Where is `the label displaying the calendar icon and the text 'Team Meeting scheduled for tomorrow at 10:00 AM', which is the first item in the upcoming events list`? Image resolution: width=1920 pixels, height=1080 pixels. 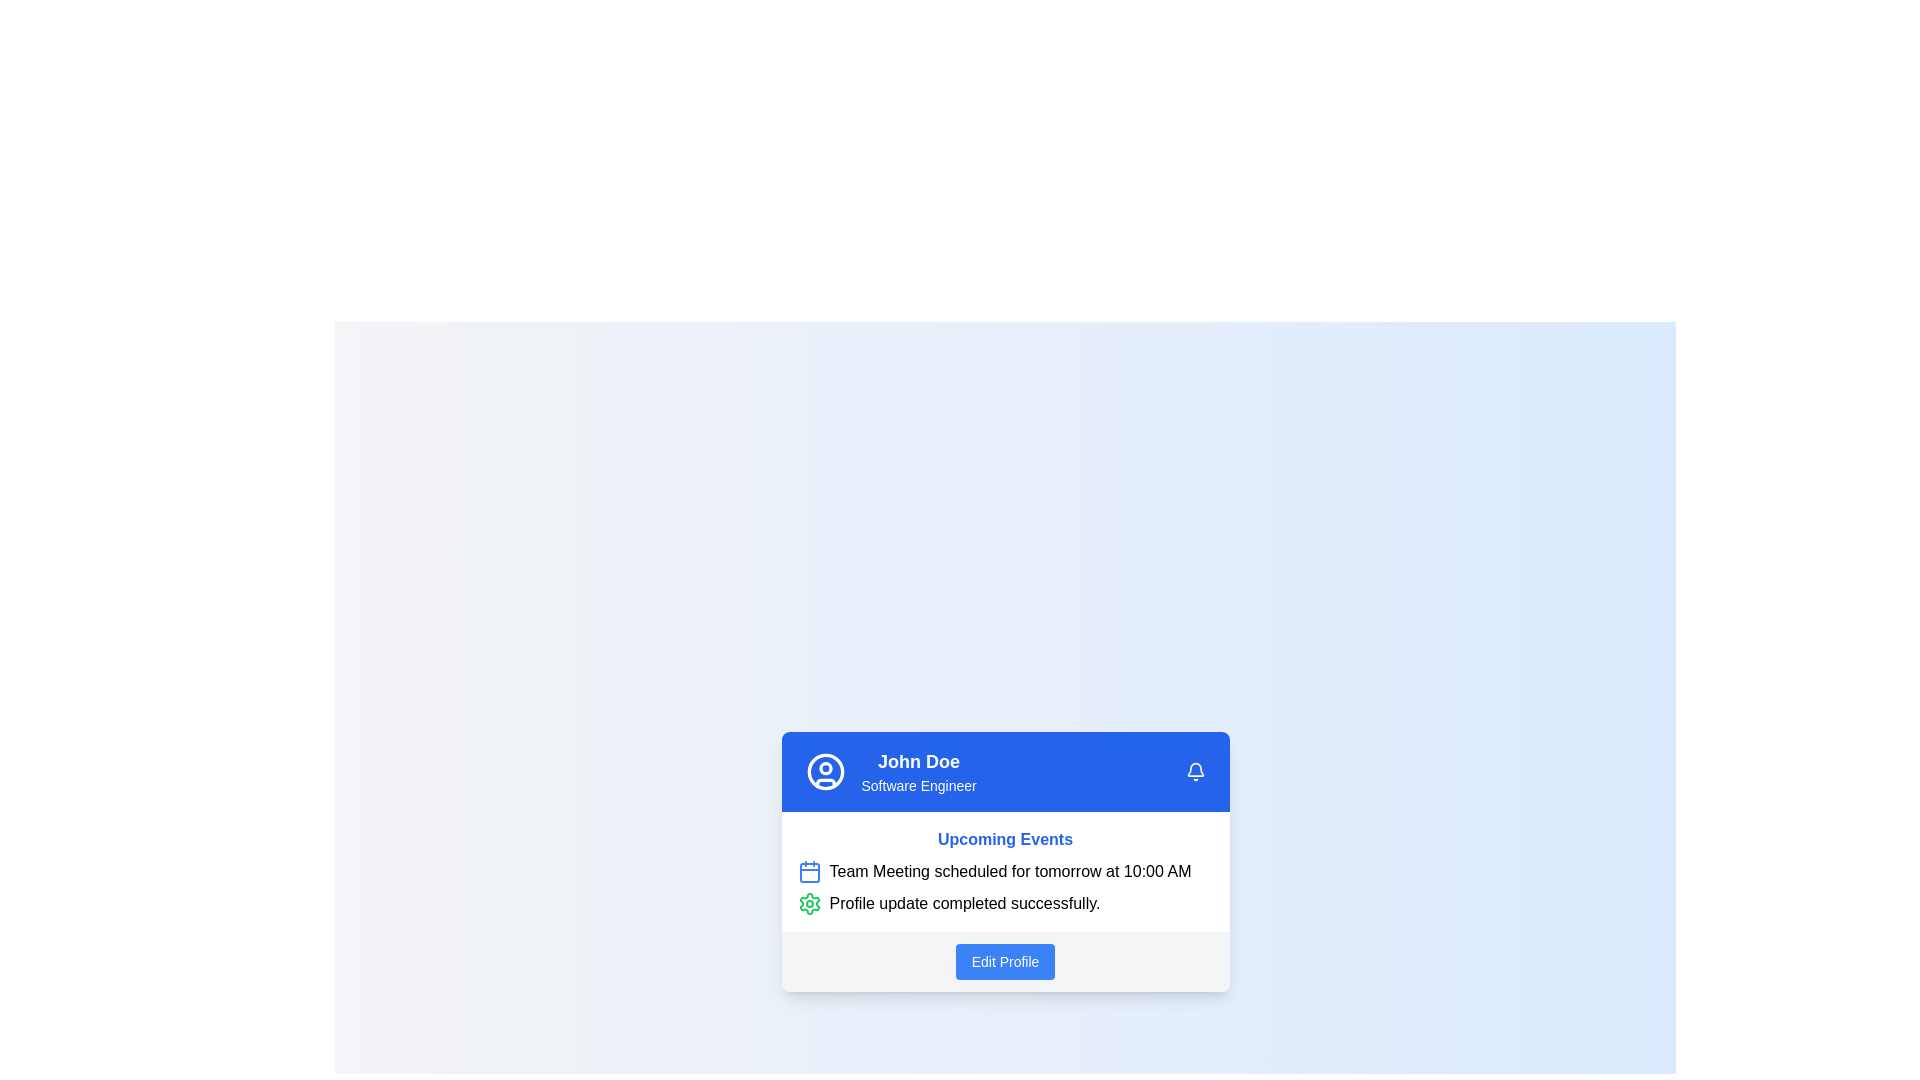
the label displaying the calendar icon and the text 'Team Meeting scheduled for tomorrow at 10:00 AM', which is the first item in the upcoming events list is located at coordinates (1005, 870).